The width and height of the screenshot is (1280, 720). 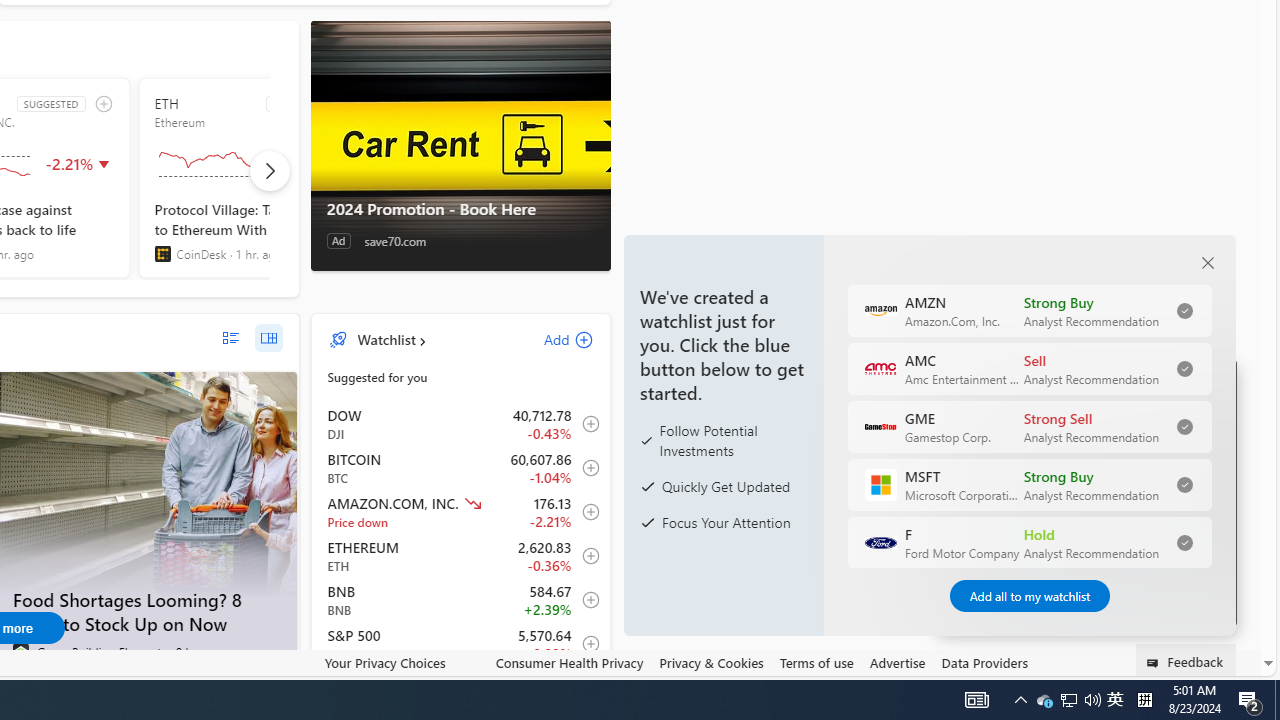 What do you see at coordinates (568, 663) in the screenshot?
I see `'Consumer Health Privacy'` at bounding box center [568, 663].